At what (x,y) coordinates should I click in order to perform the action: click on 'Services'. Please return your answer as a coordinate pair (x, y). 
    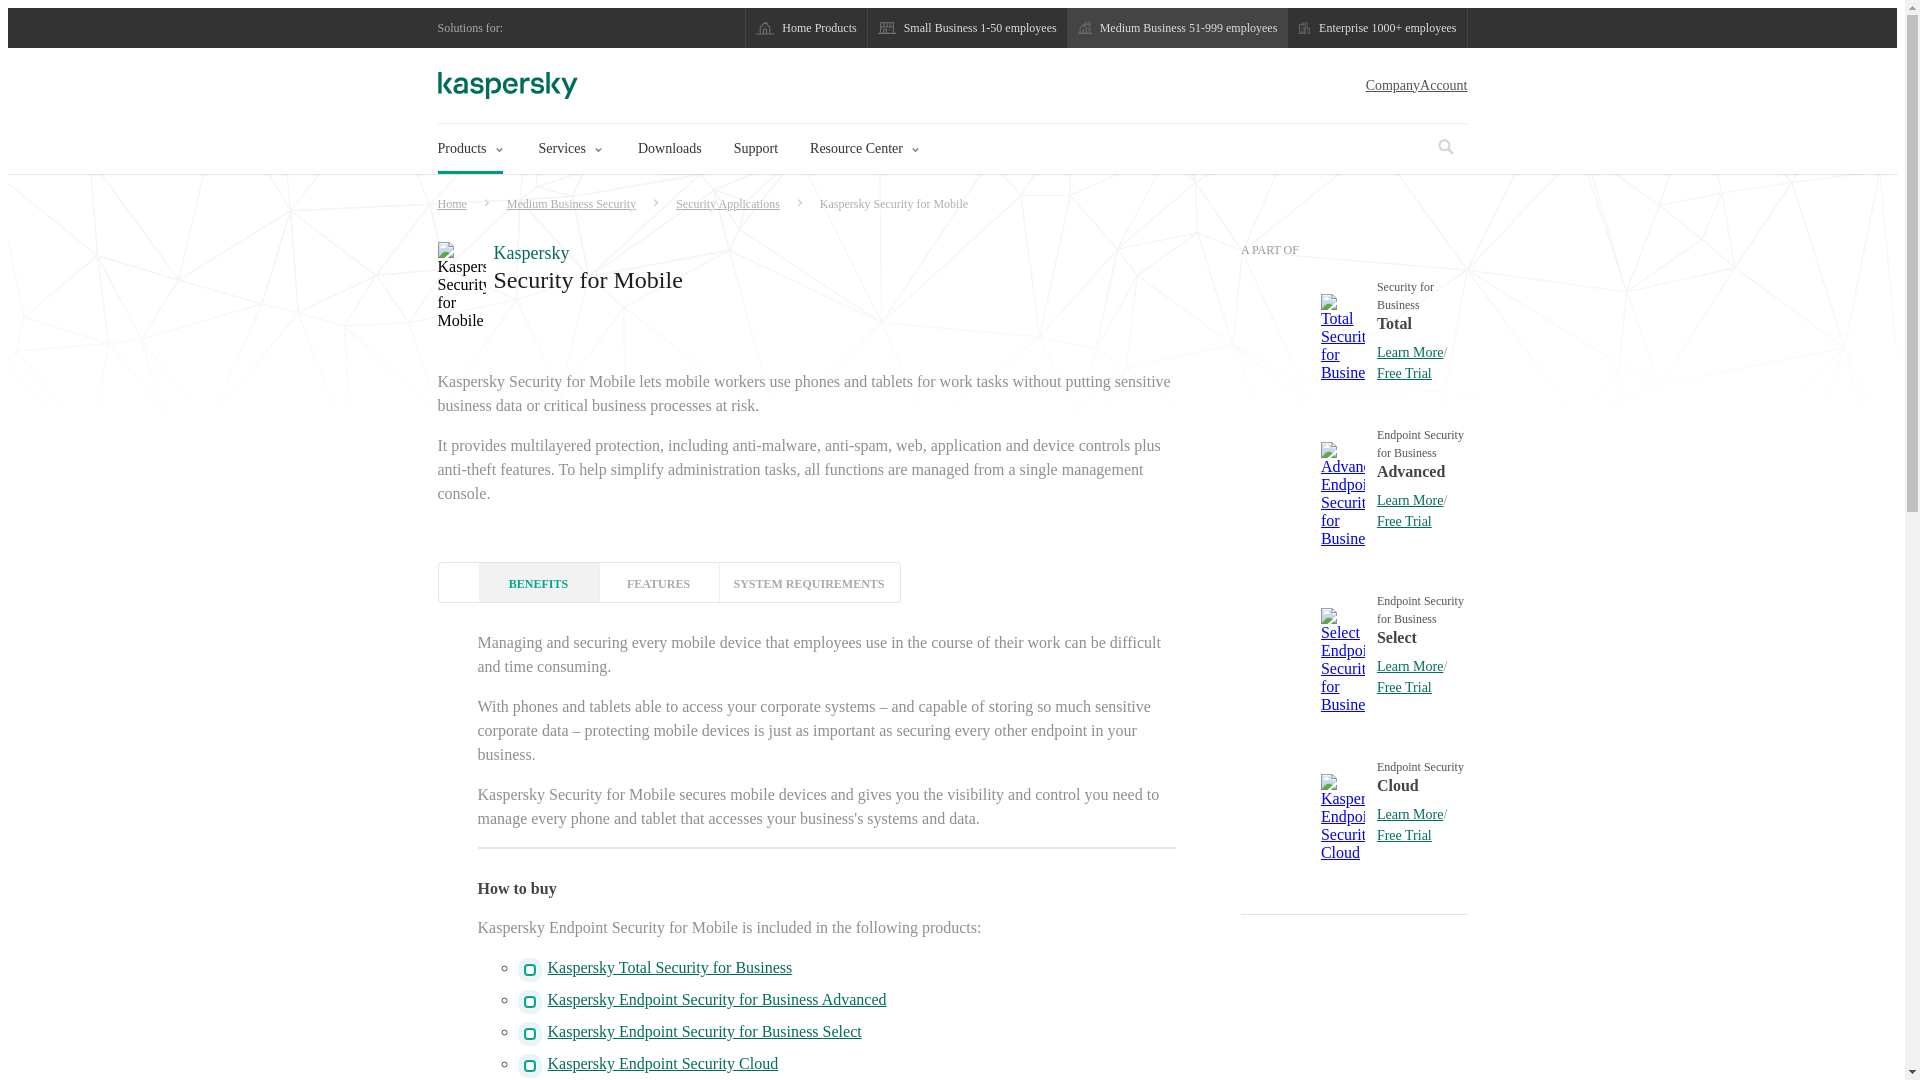
    Looking at the image, I should click on (597, 148).